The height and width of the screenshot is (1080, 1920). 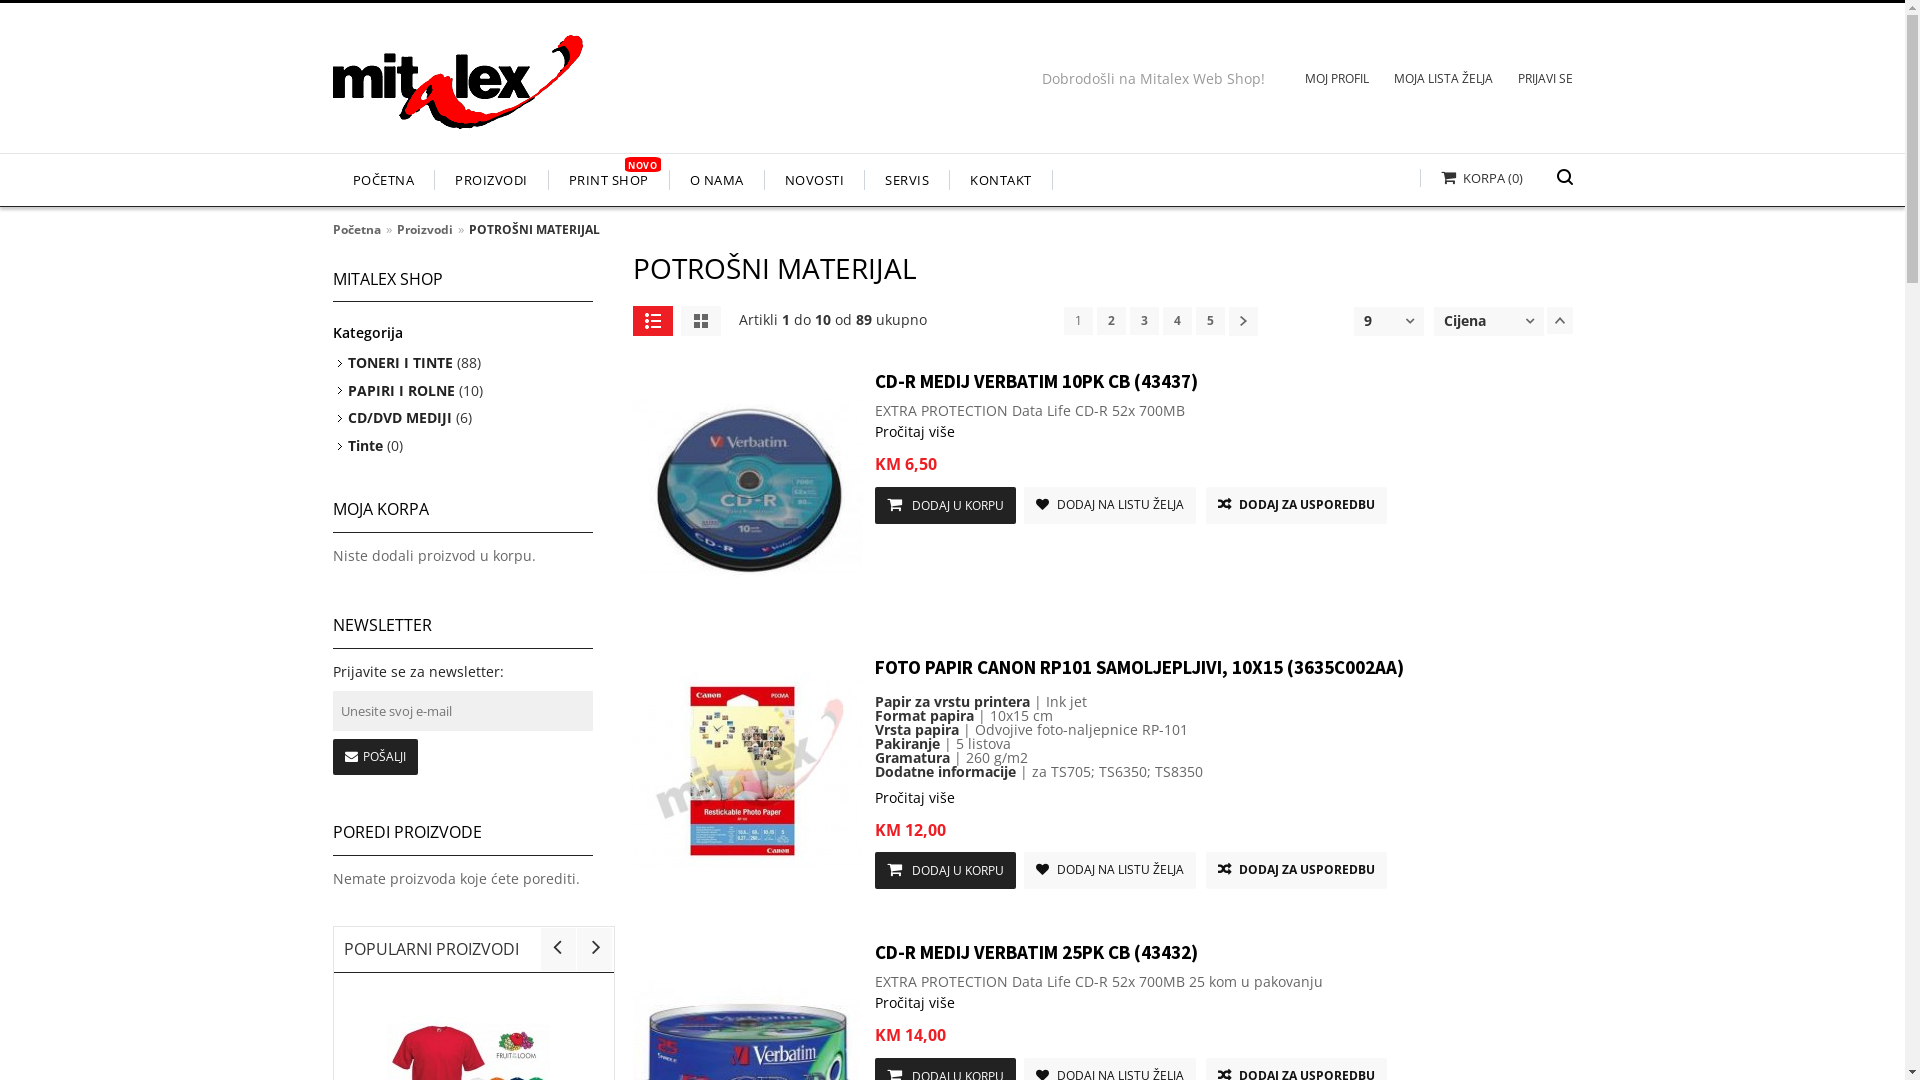 What do you see at coordinates (1109, 319) in the screenshot?
I see `'2'` at bounding box center [1109, 319].